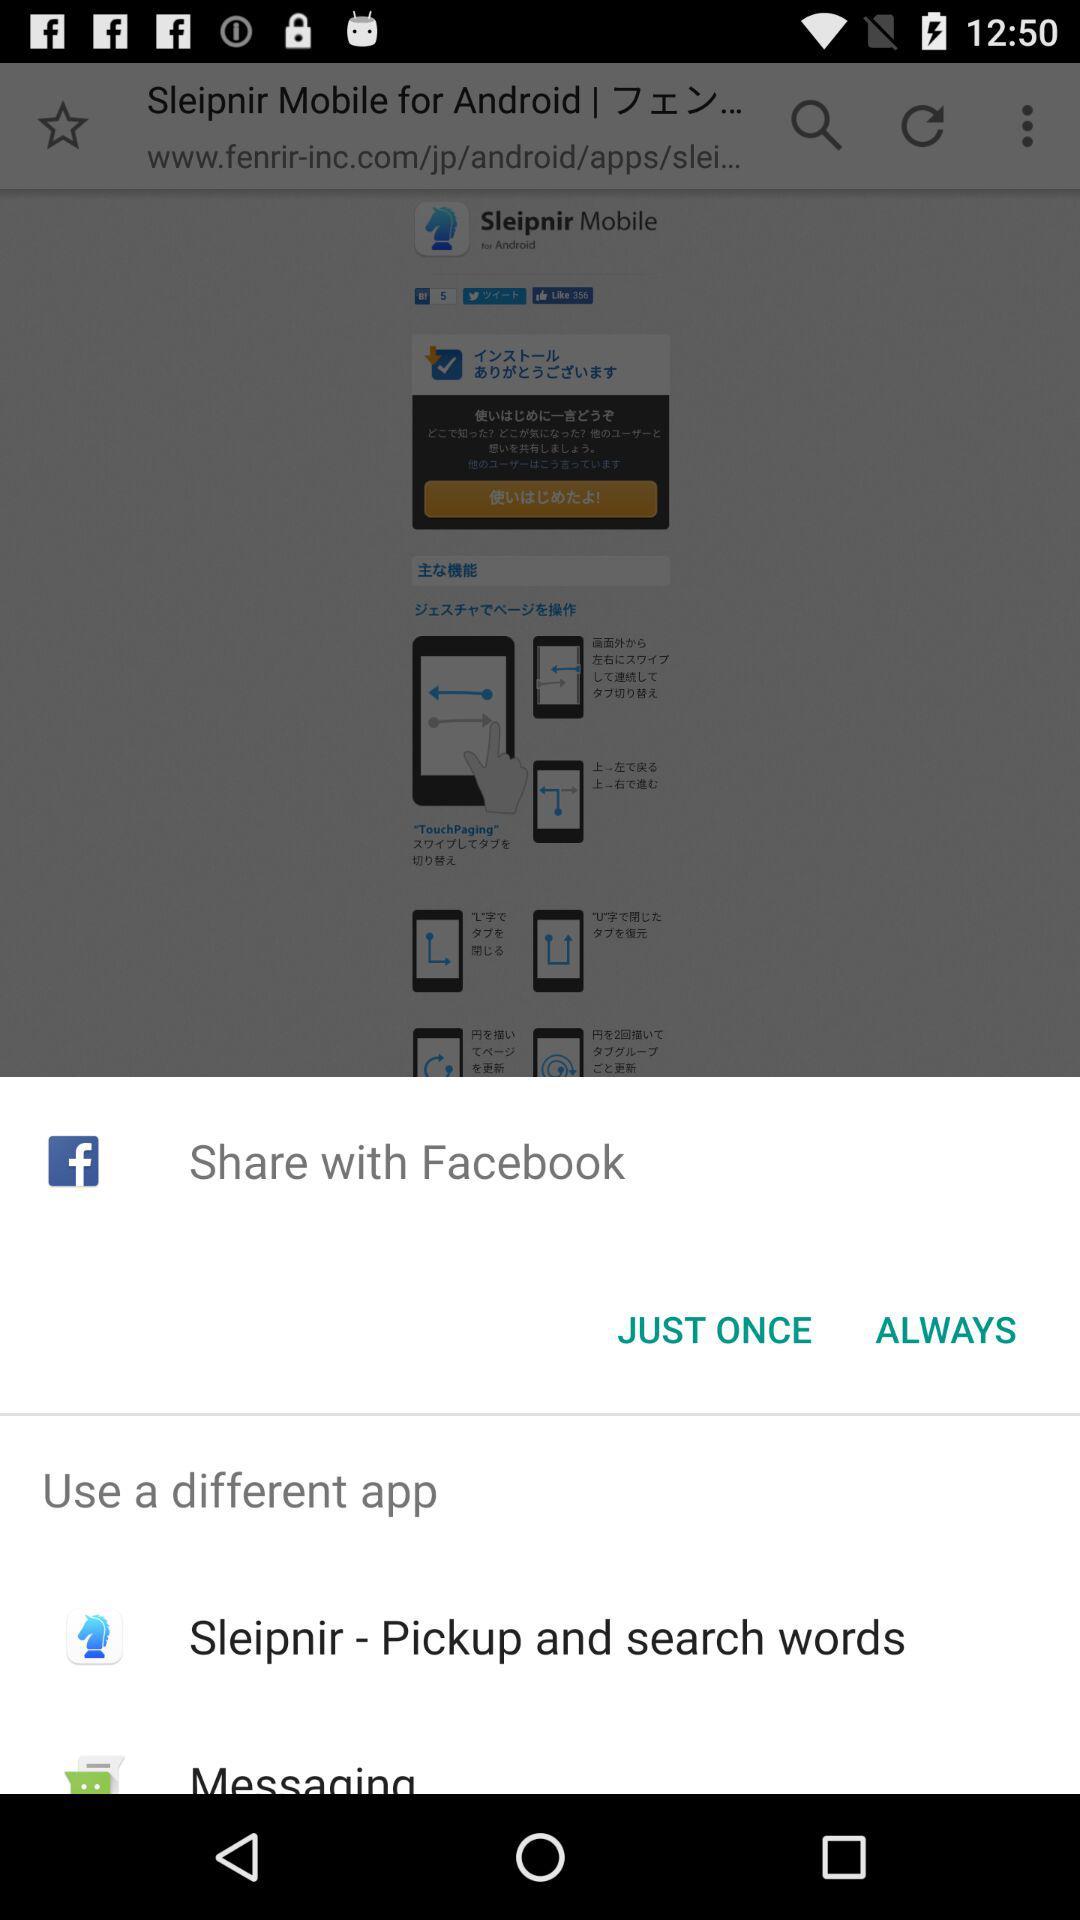 Image resolution: width=1080 pixels, height=1920 pixels. What do you see at coordinates (540, 1489) in the screenshot?
I see `use a different app` at bounding box center [540, 1489].